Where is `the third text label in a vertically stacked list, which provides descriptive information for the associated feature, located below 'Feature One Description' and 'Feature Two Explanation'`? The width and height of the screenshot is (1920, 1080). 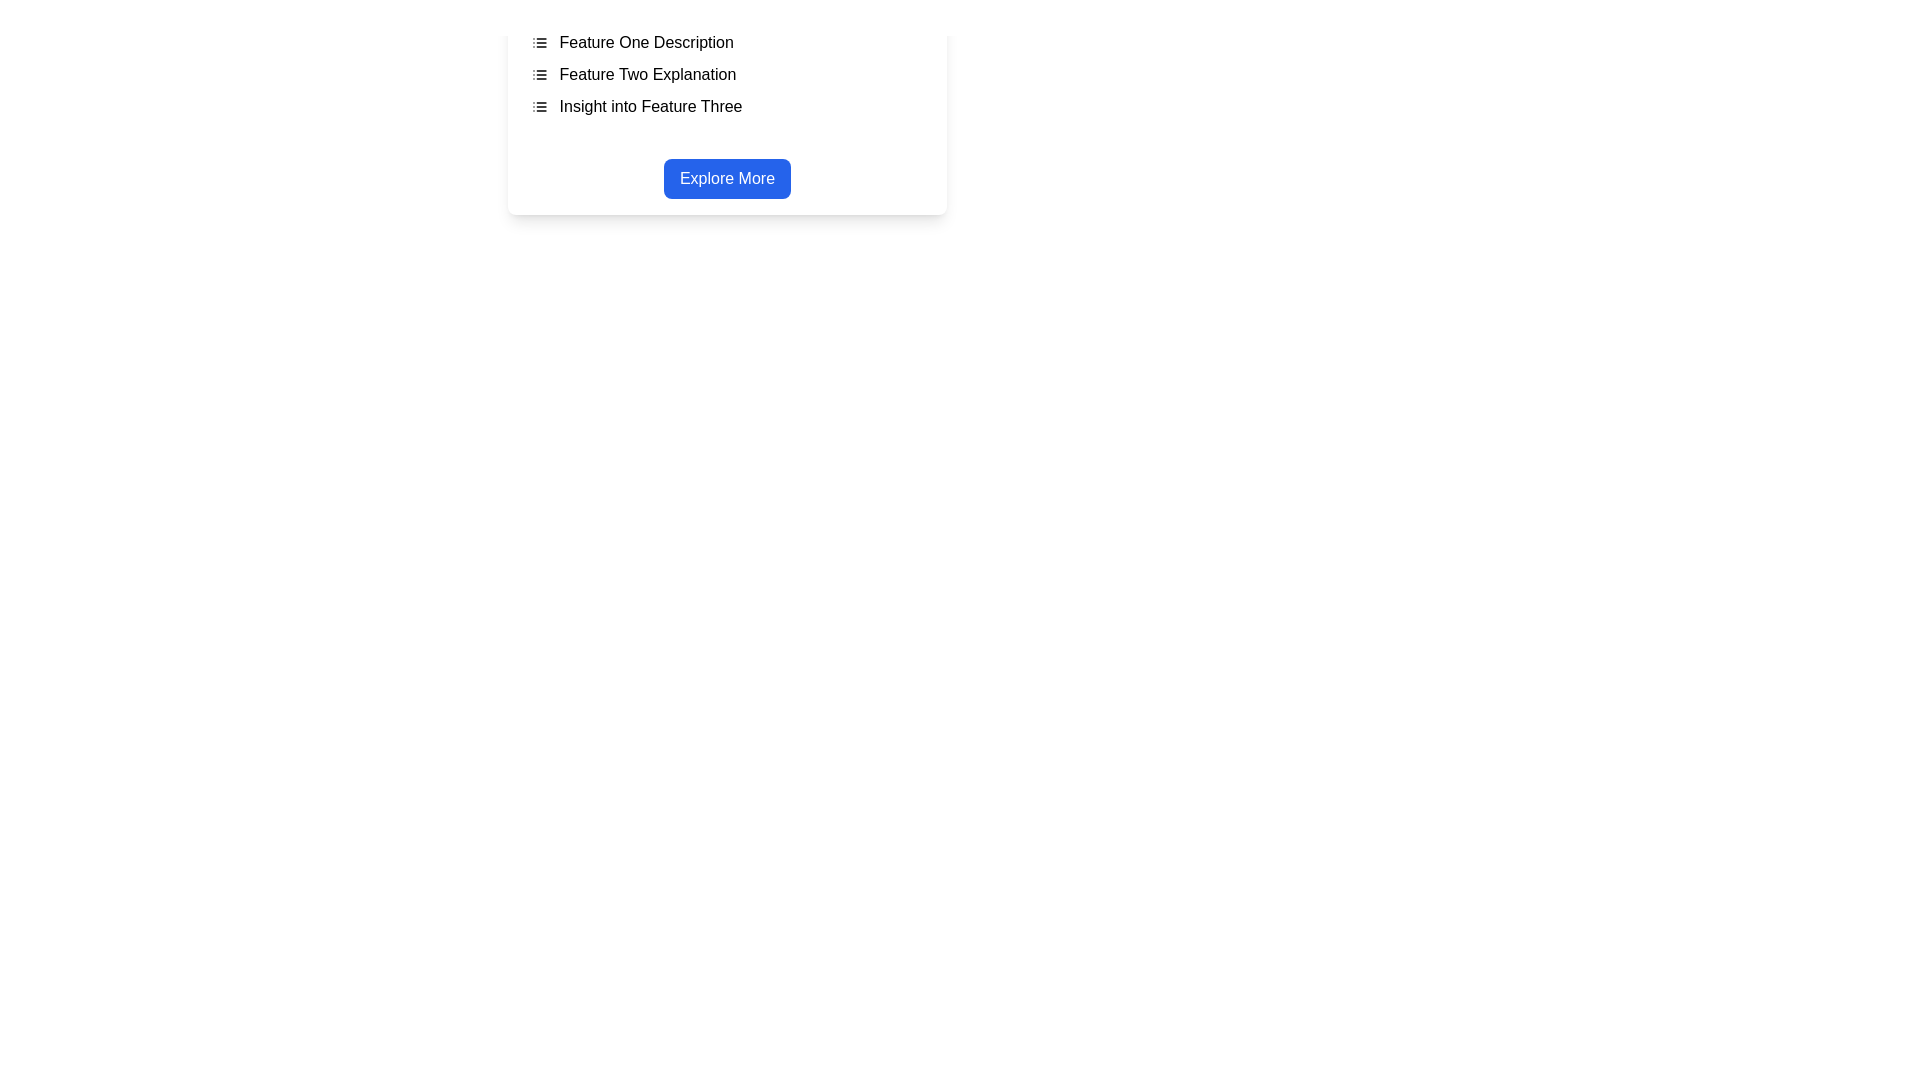
the third text label in a vertically stacked list, which provides descriptive information for the associated feature, located below 'Feature One Description' and 'Feature Two Explanation' is located at coordinates (651, 106).